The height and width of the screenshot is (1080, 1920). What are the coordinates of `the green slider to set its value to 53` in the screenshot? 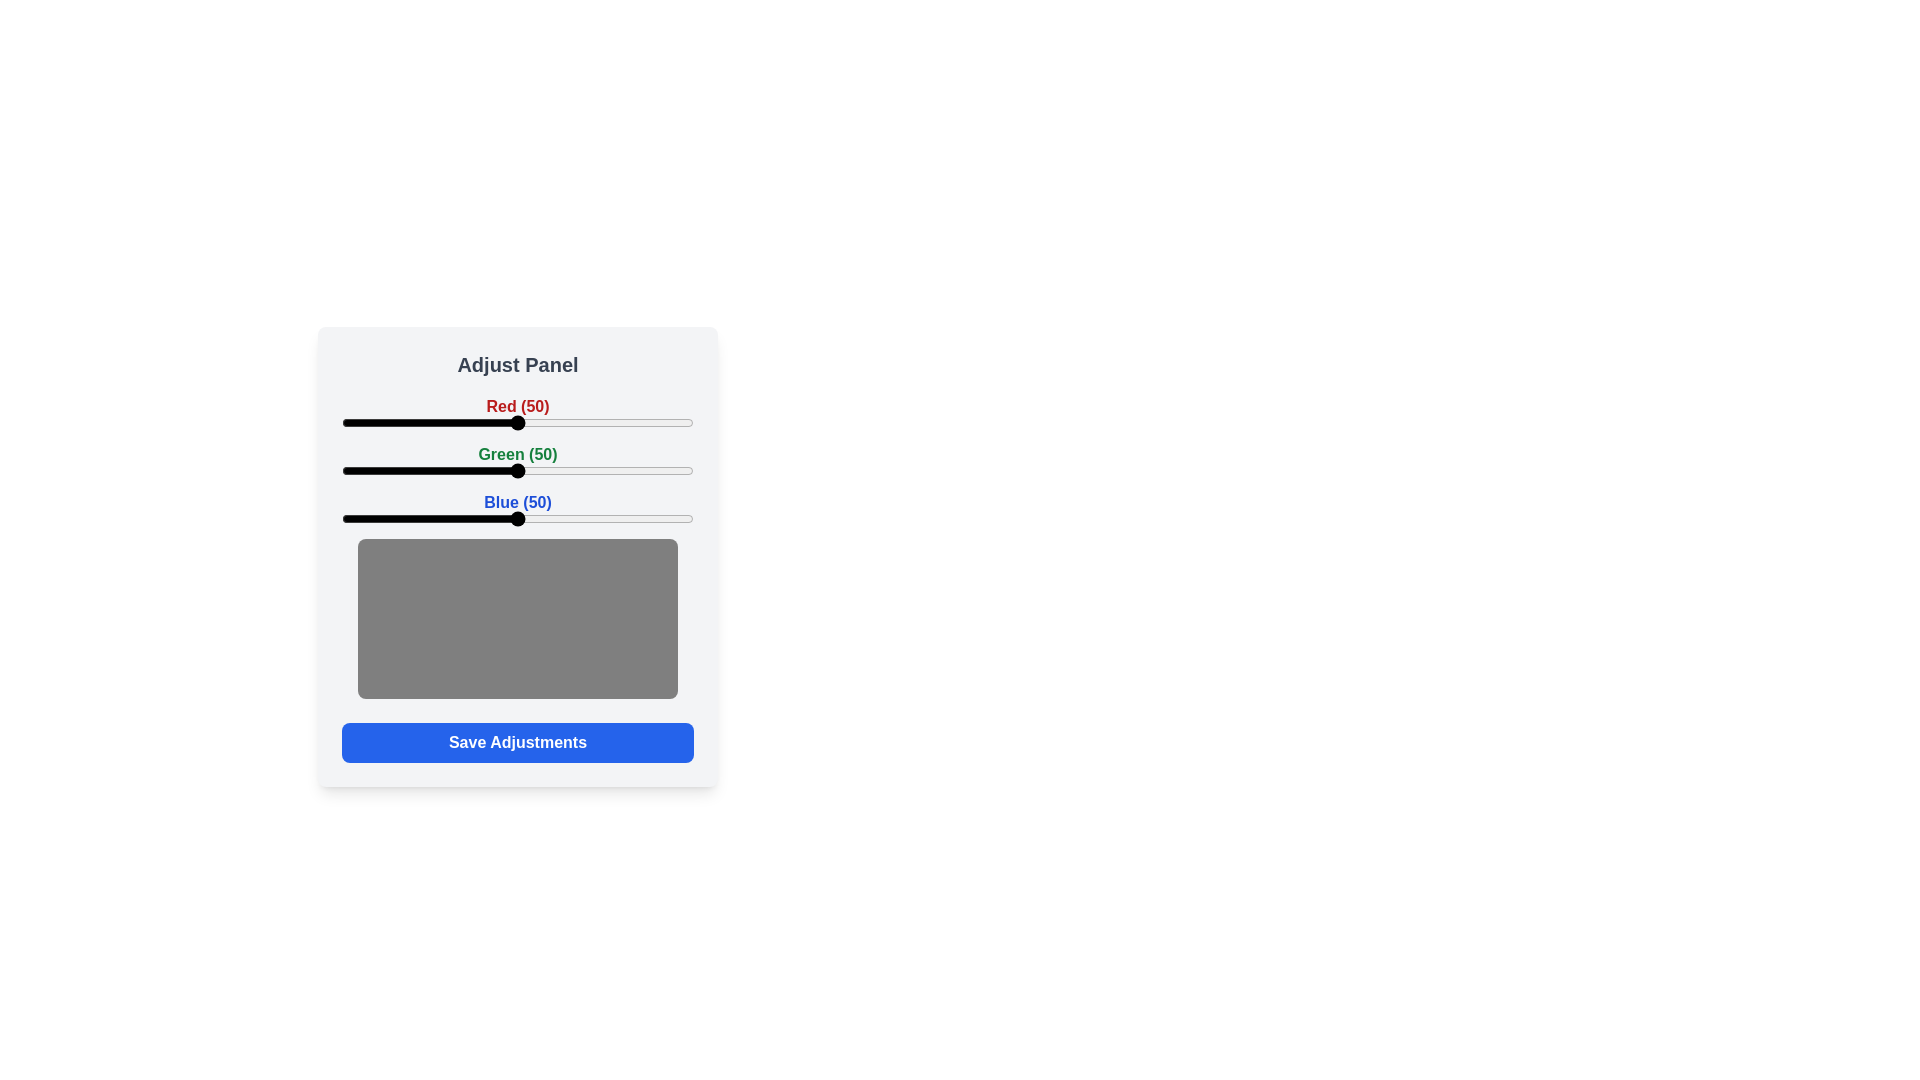 It's located at (528, 470).